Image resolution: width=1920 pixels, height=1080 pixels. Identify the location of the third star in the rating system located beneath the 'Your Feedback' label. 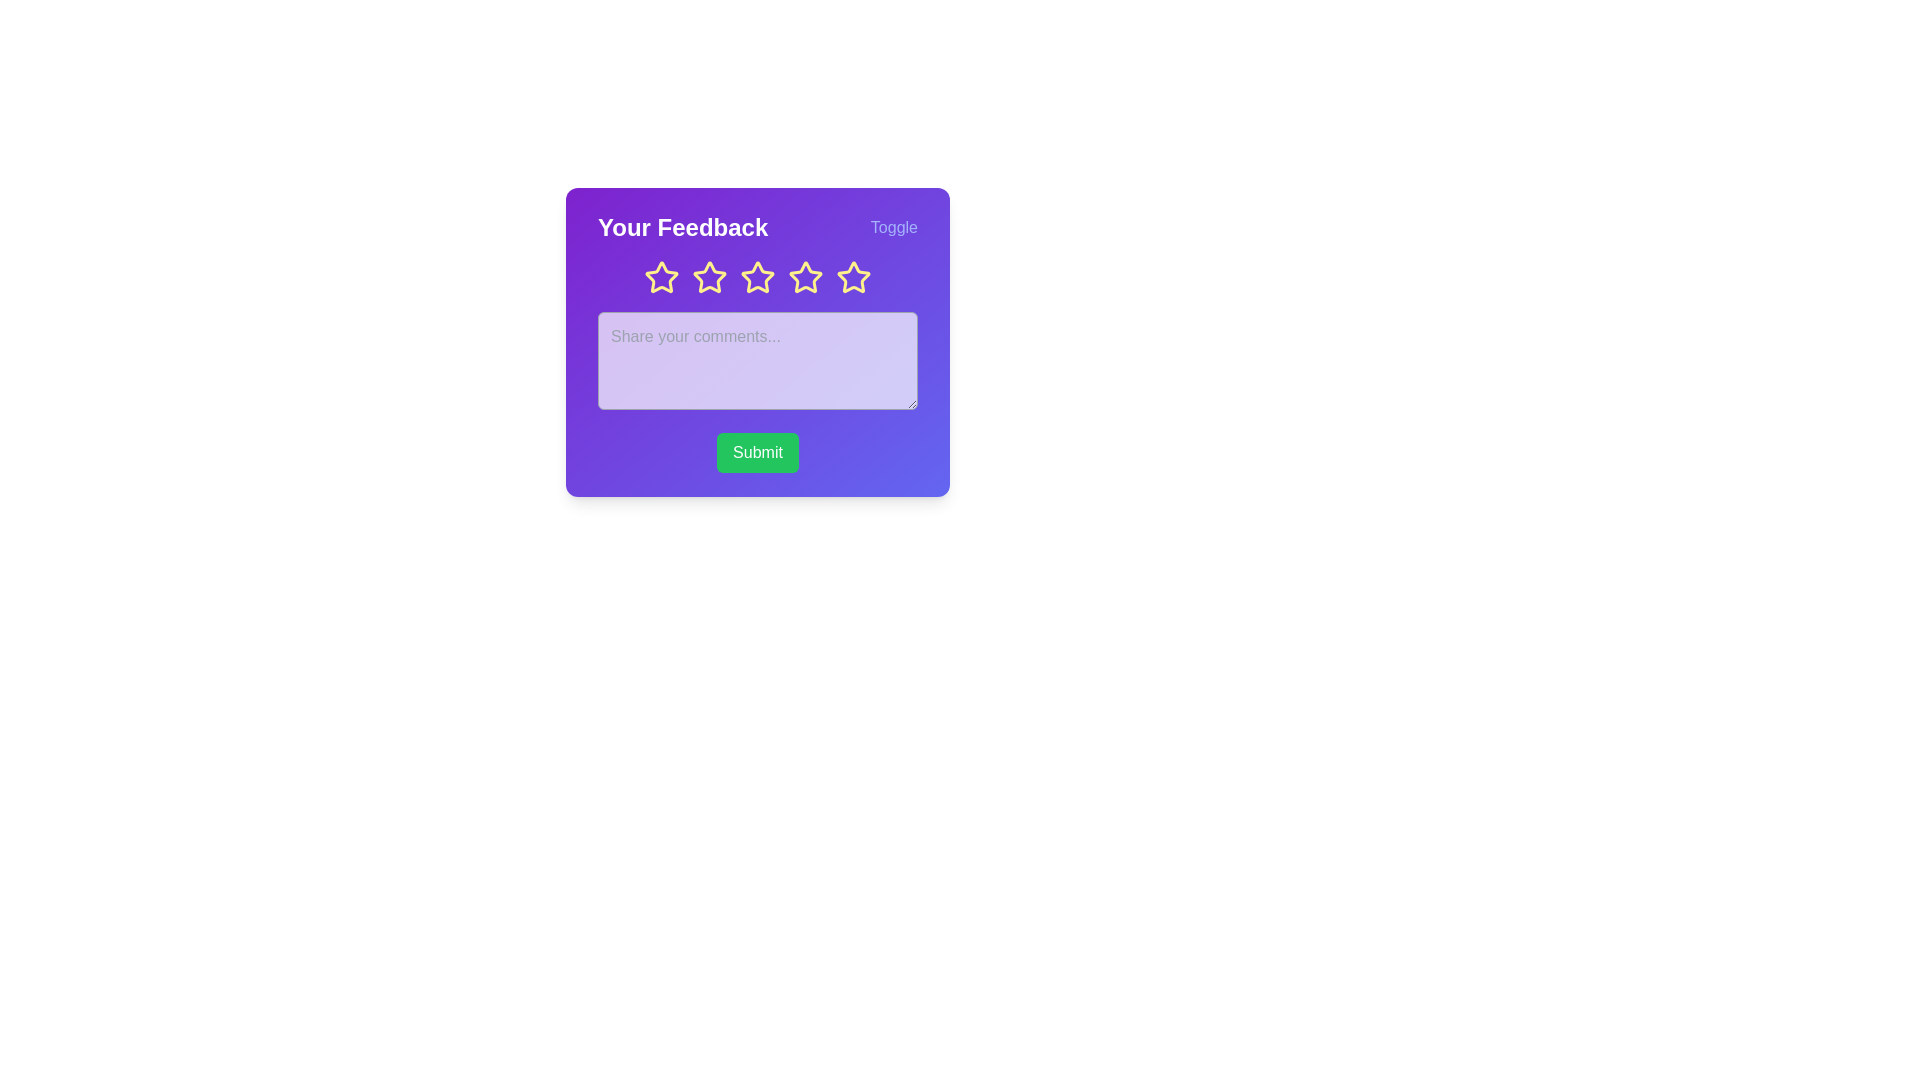
(710, 277).